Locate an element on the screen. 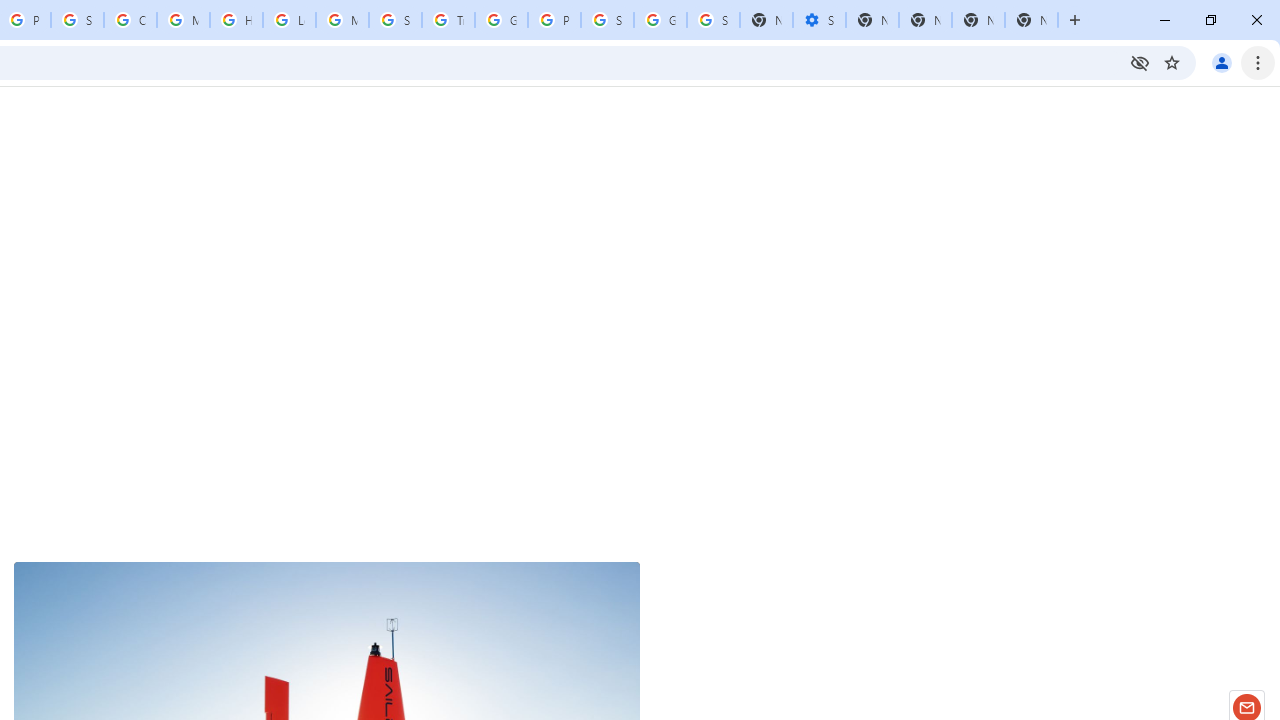  'Google Ads - Sign in' is located at coordinates (501, 20).